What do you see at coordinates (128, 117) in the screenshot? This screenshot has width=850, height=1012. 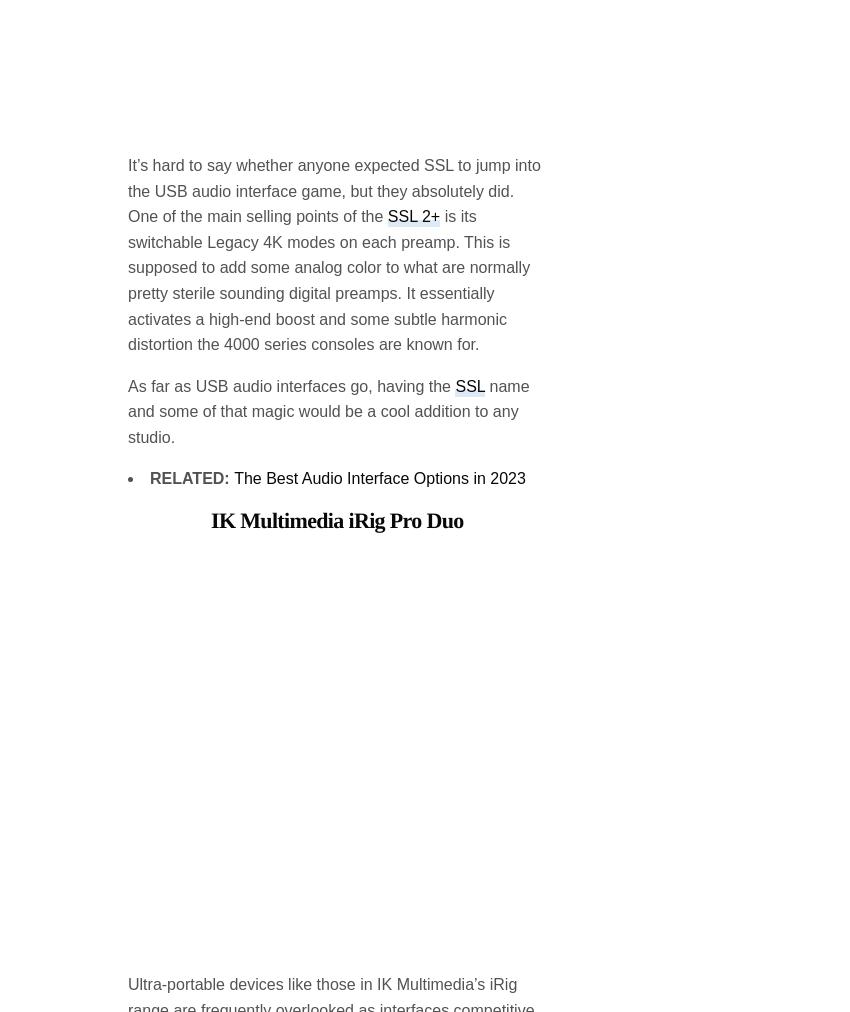 I see `'is its switchable Legacy 4K modes on each preamp. This is supposed to add some analog color to what are normally pretty sterile sounding digital preamps. It essentially activates a high-end boost and some subtle harmonic distortion the 4000 series consoles are known for.'` at bounding box center [128, 117].